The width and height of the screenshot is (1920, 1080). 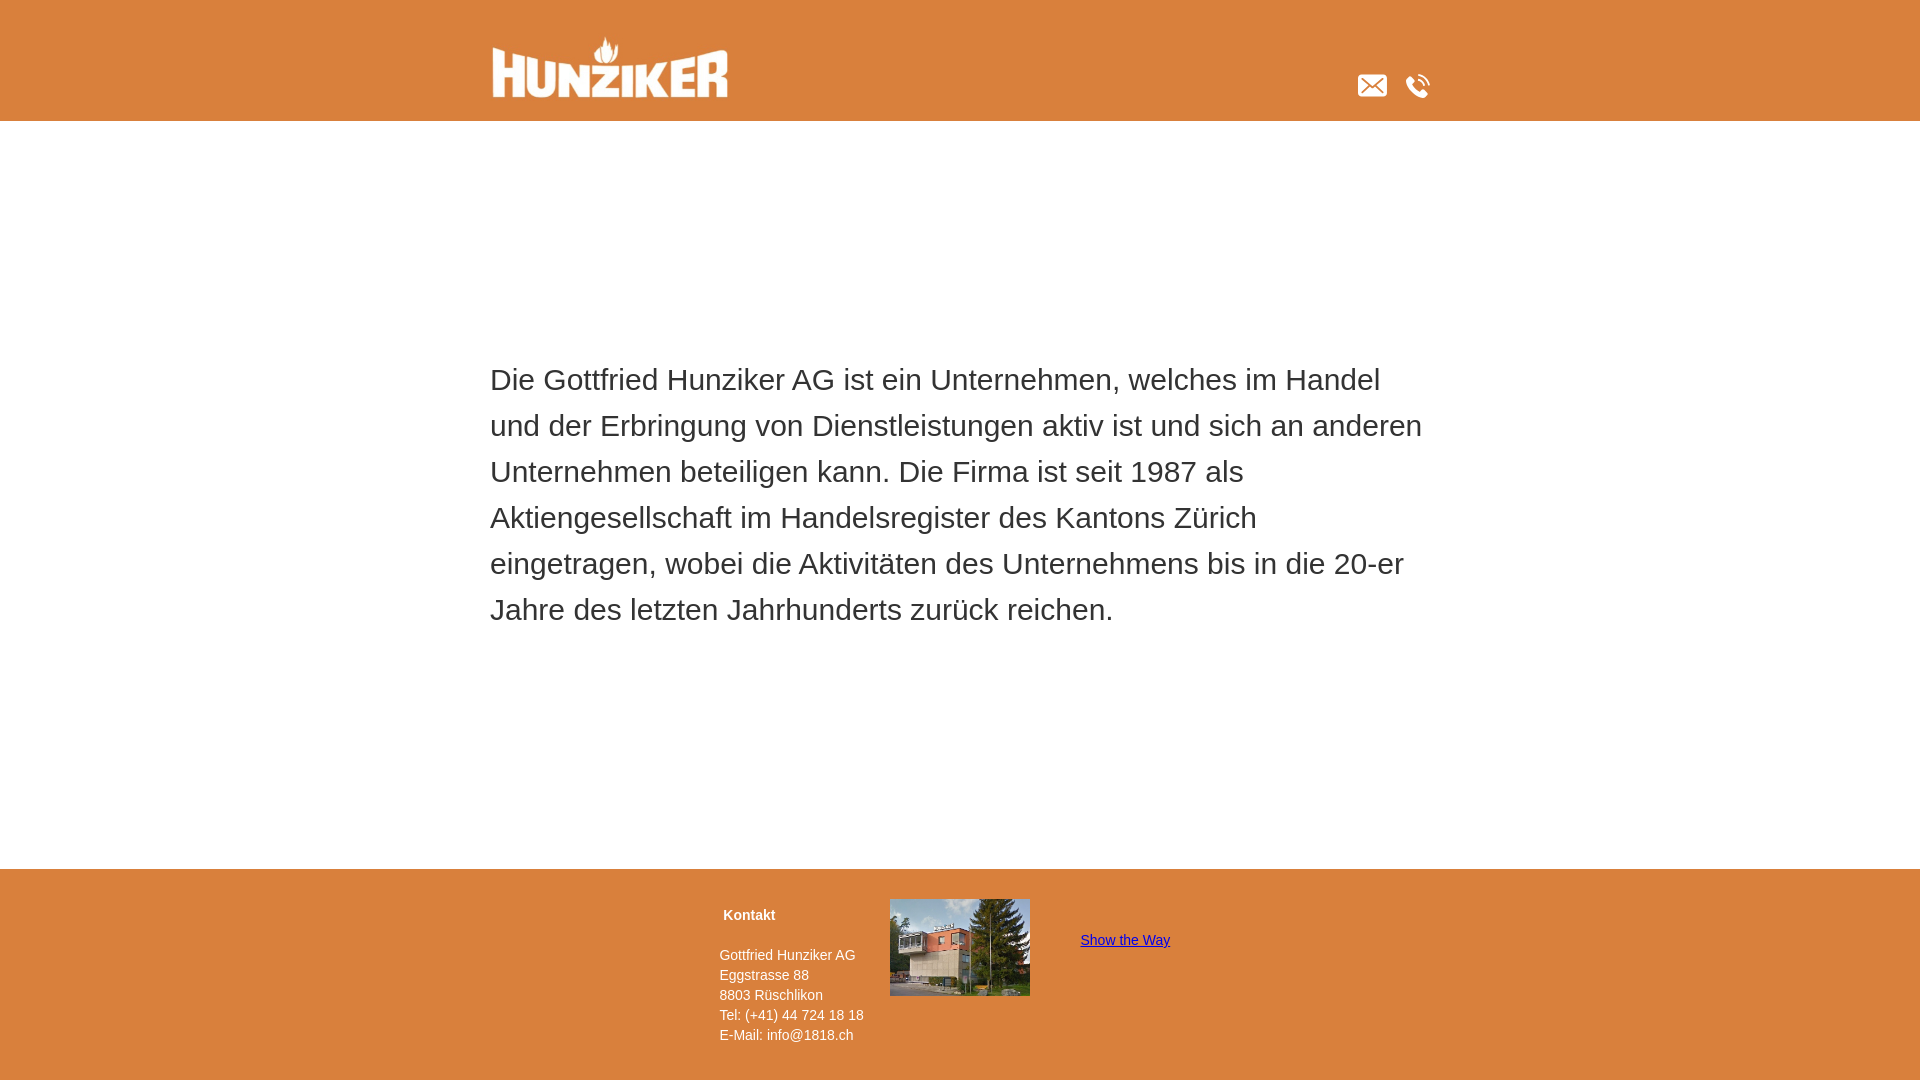 What do you see at coordinates (1079, 940) in the screenshot?
I see `'Show the Way'` at bounding box center [1079, 940].